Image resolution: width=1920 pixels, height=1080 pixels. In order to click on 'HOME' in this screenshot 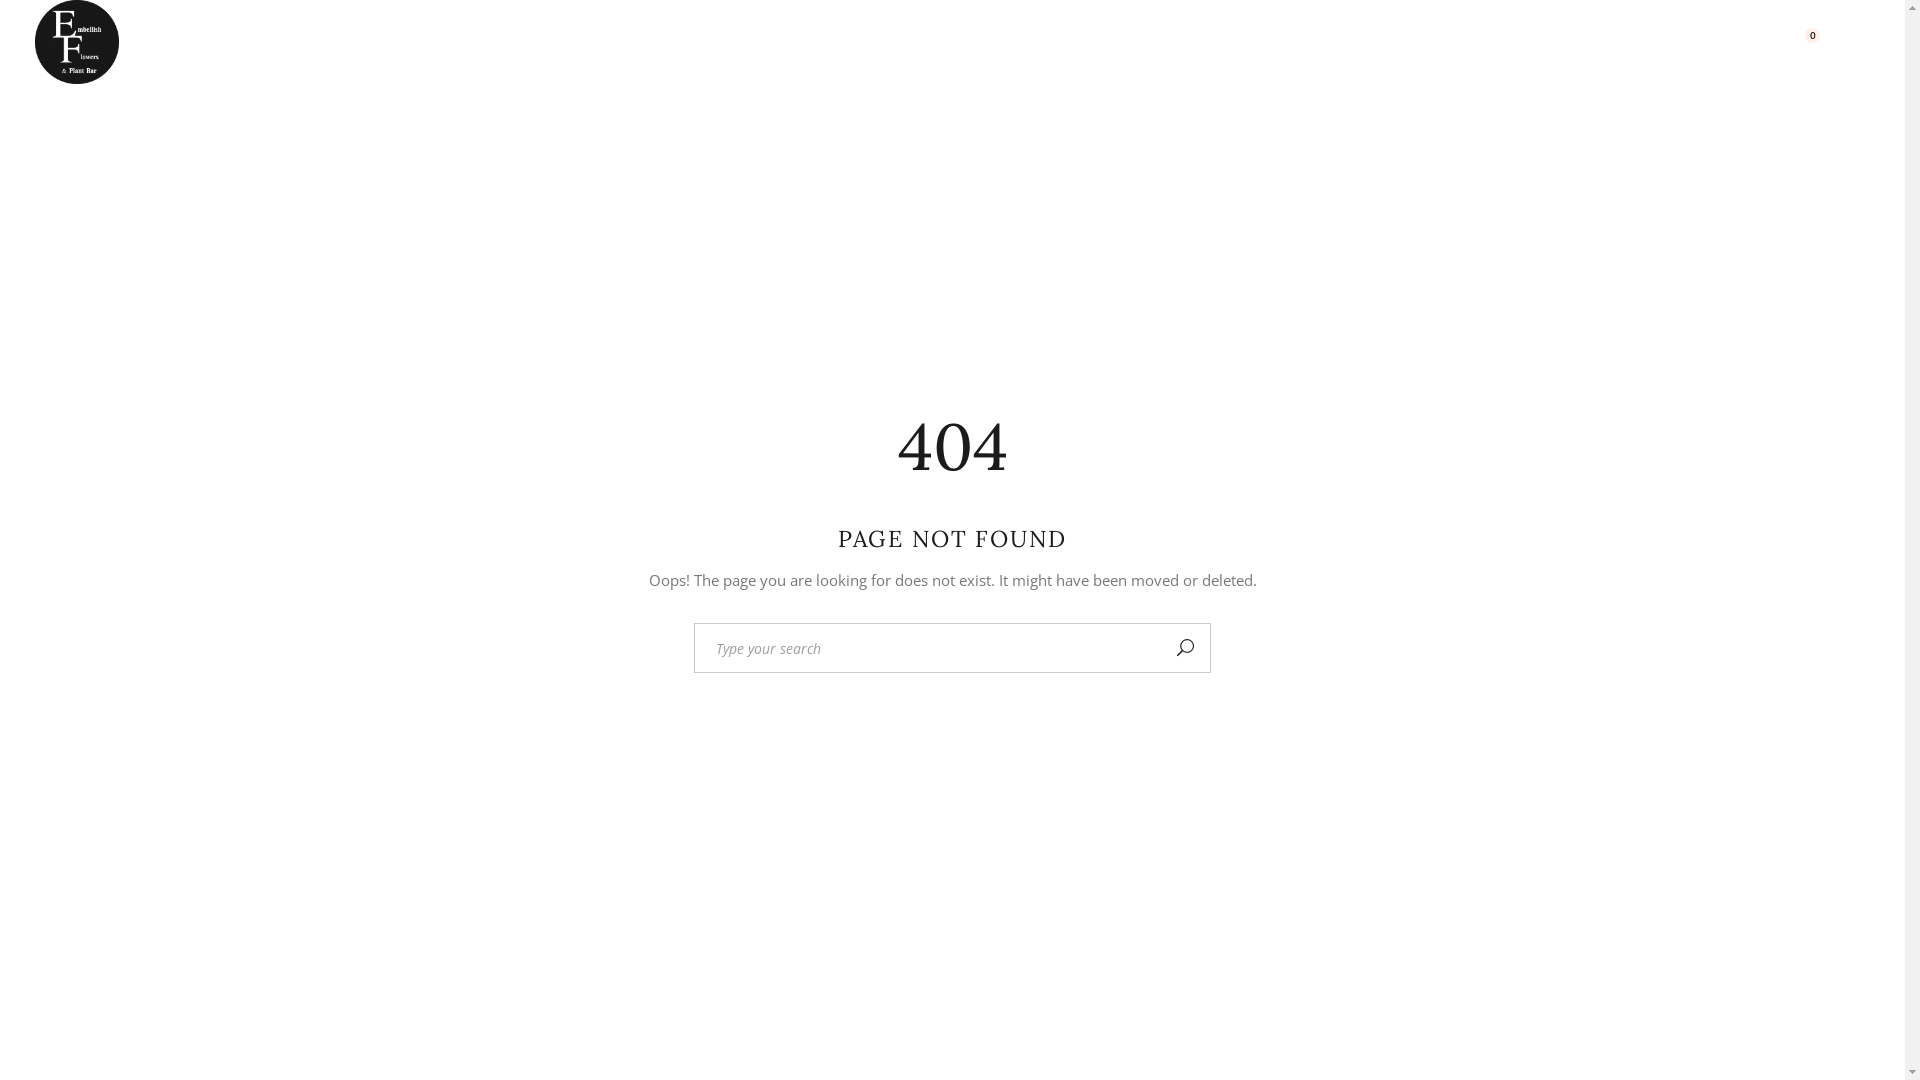, I will do `click(178, 42)`.